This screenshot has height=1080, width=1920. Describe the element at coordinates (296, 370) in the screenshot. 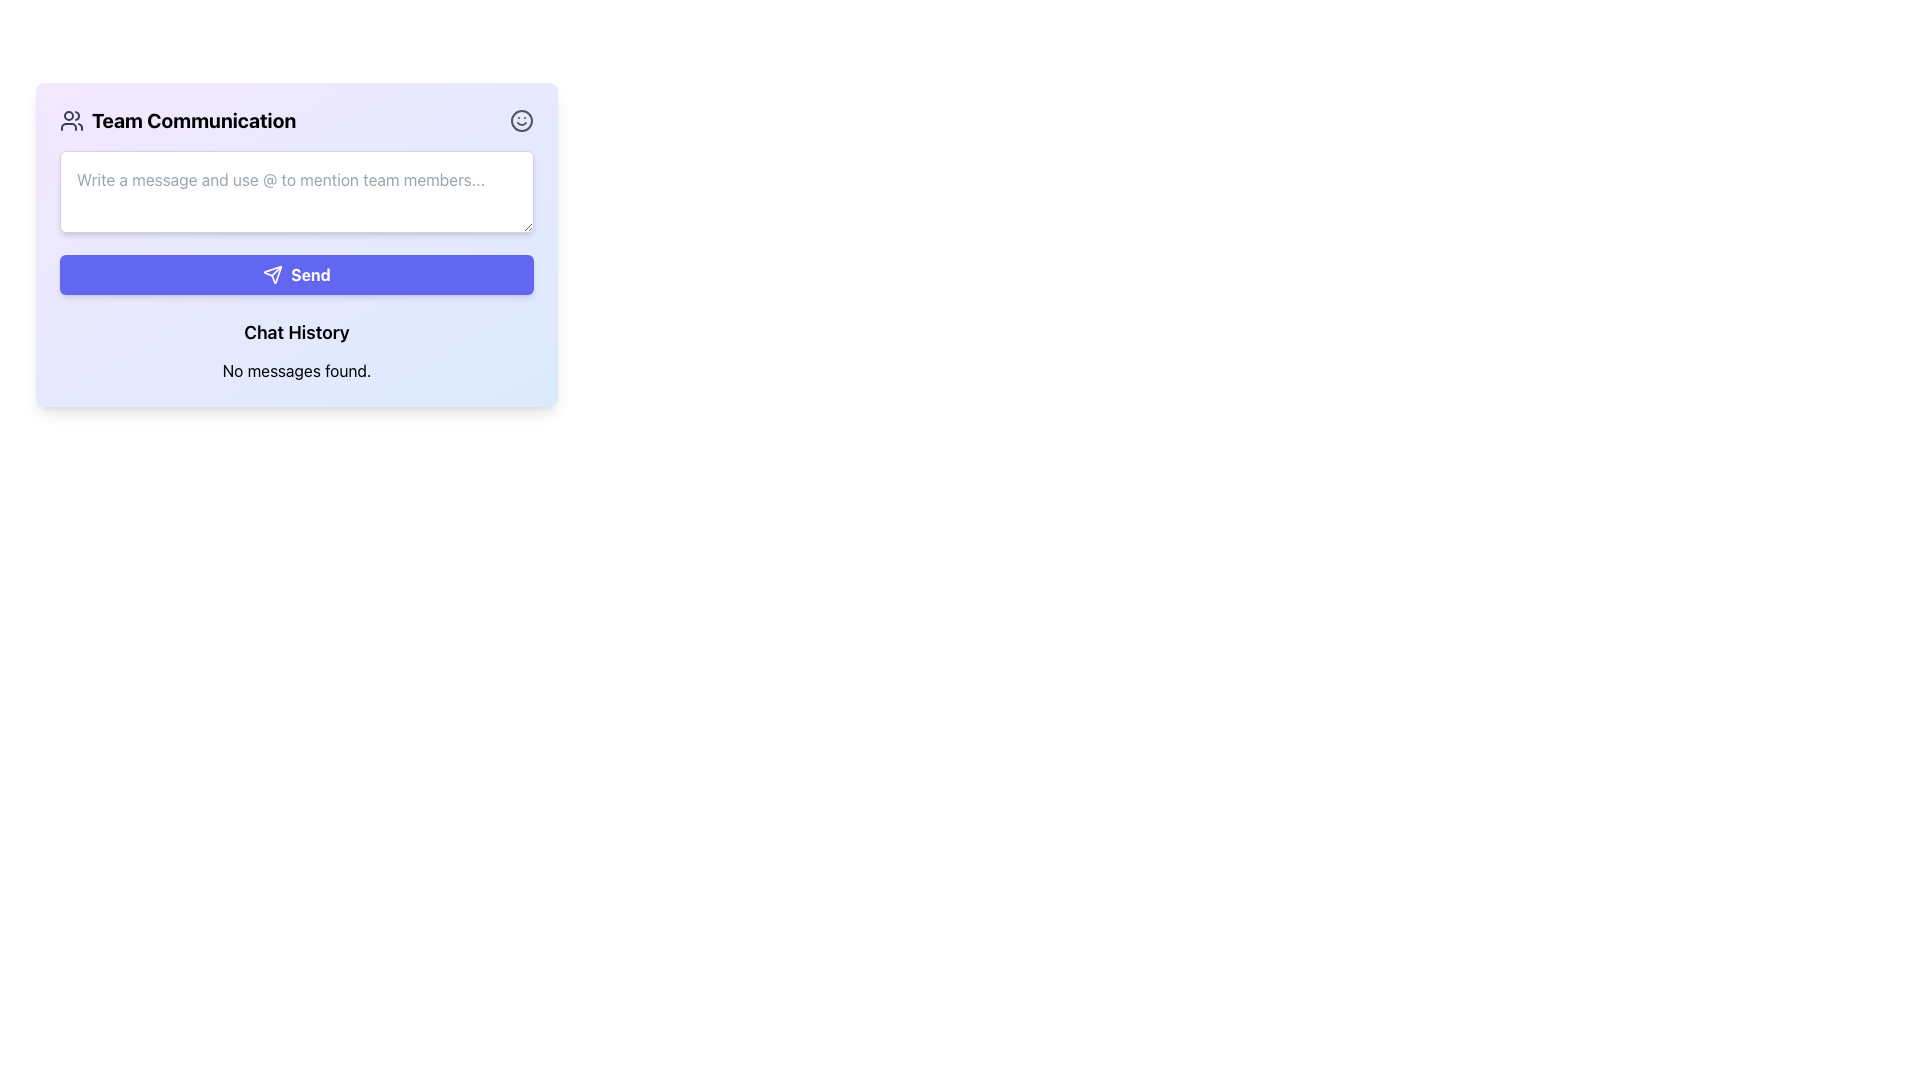

I see `text display that contains 'No messages found.' which is centrally aligned below the 'Chat History' title` at that location.